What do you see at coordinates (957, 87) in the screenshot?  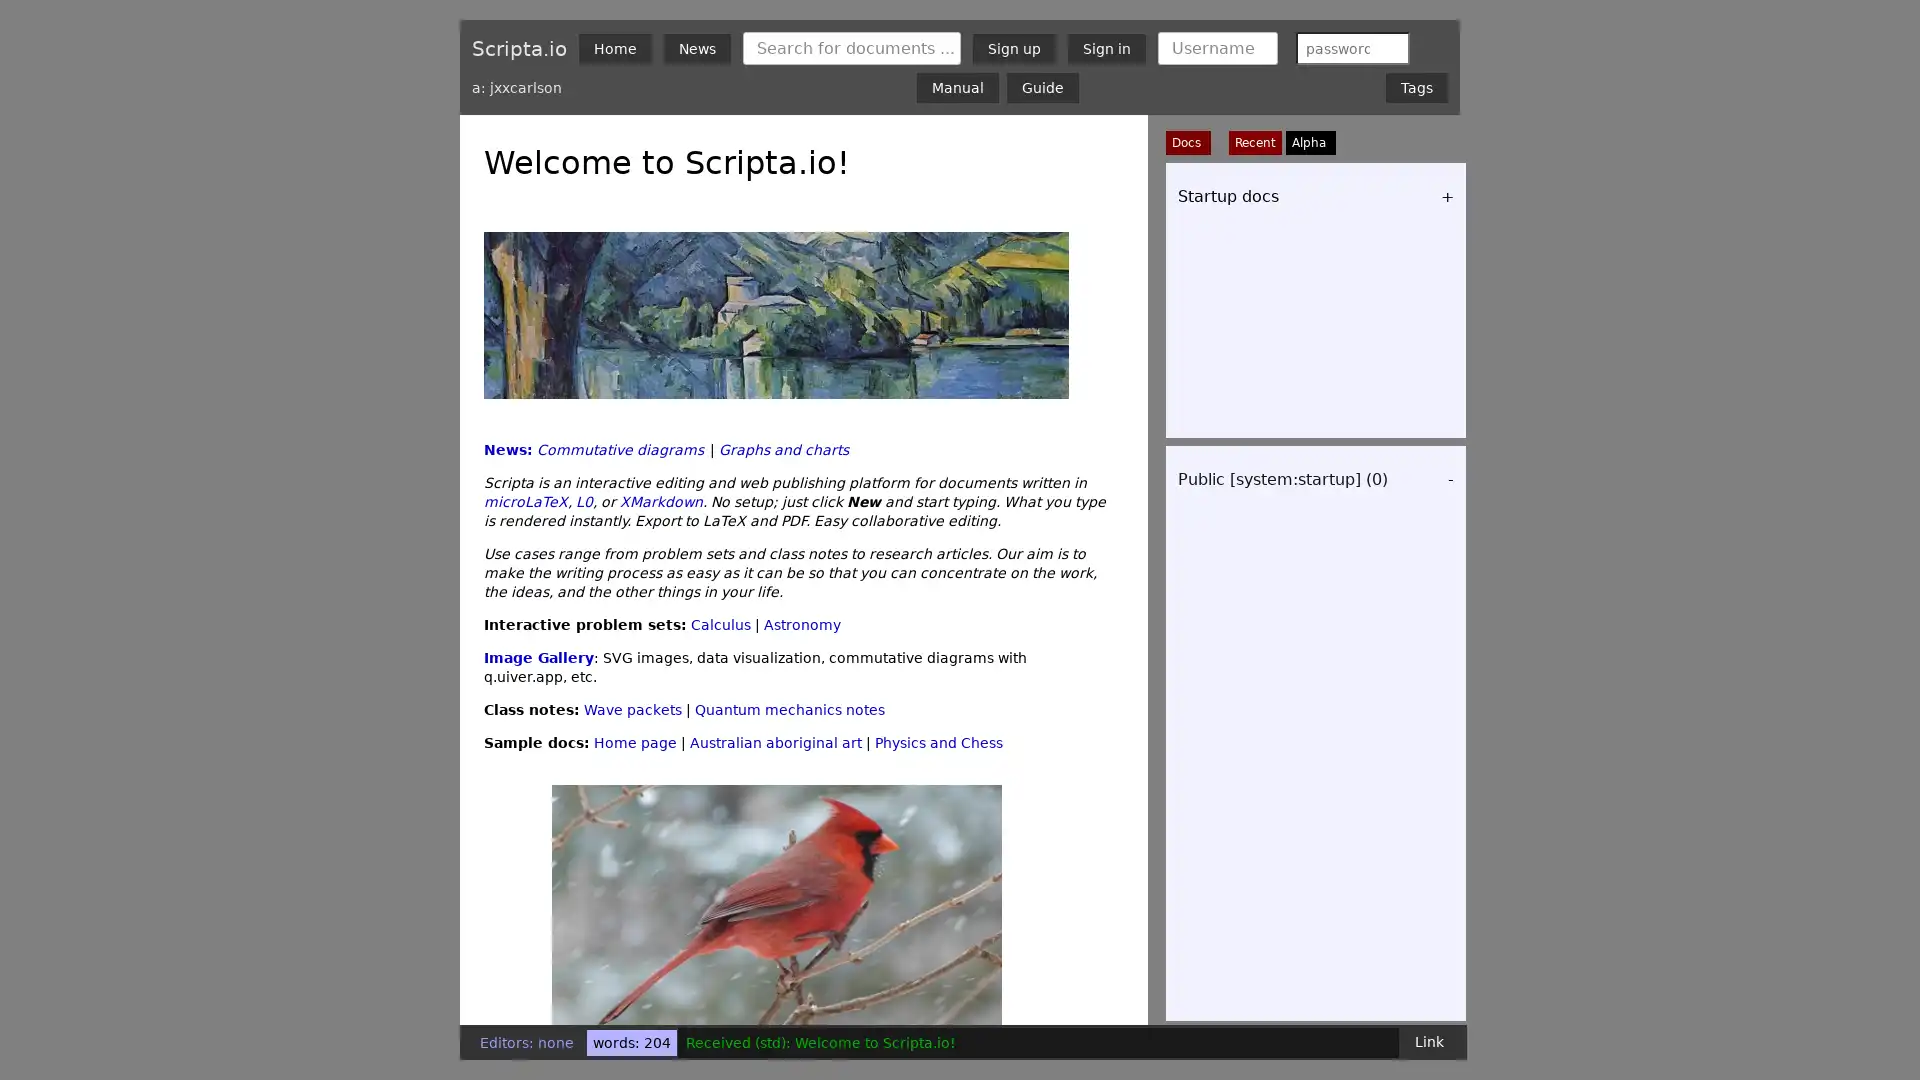 I see `Manual Manuals, templates, answers to common questions` at bounding box center [957, 87].